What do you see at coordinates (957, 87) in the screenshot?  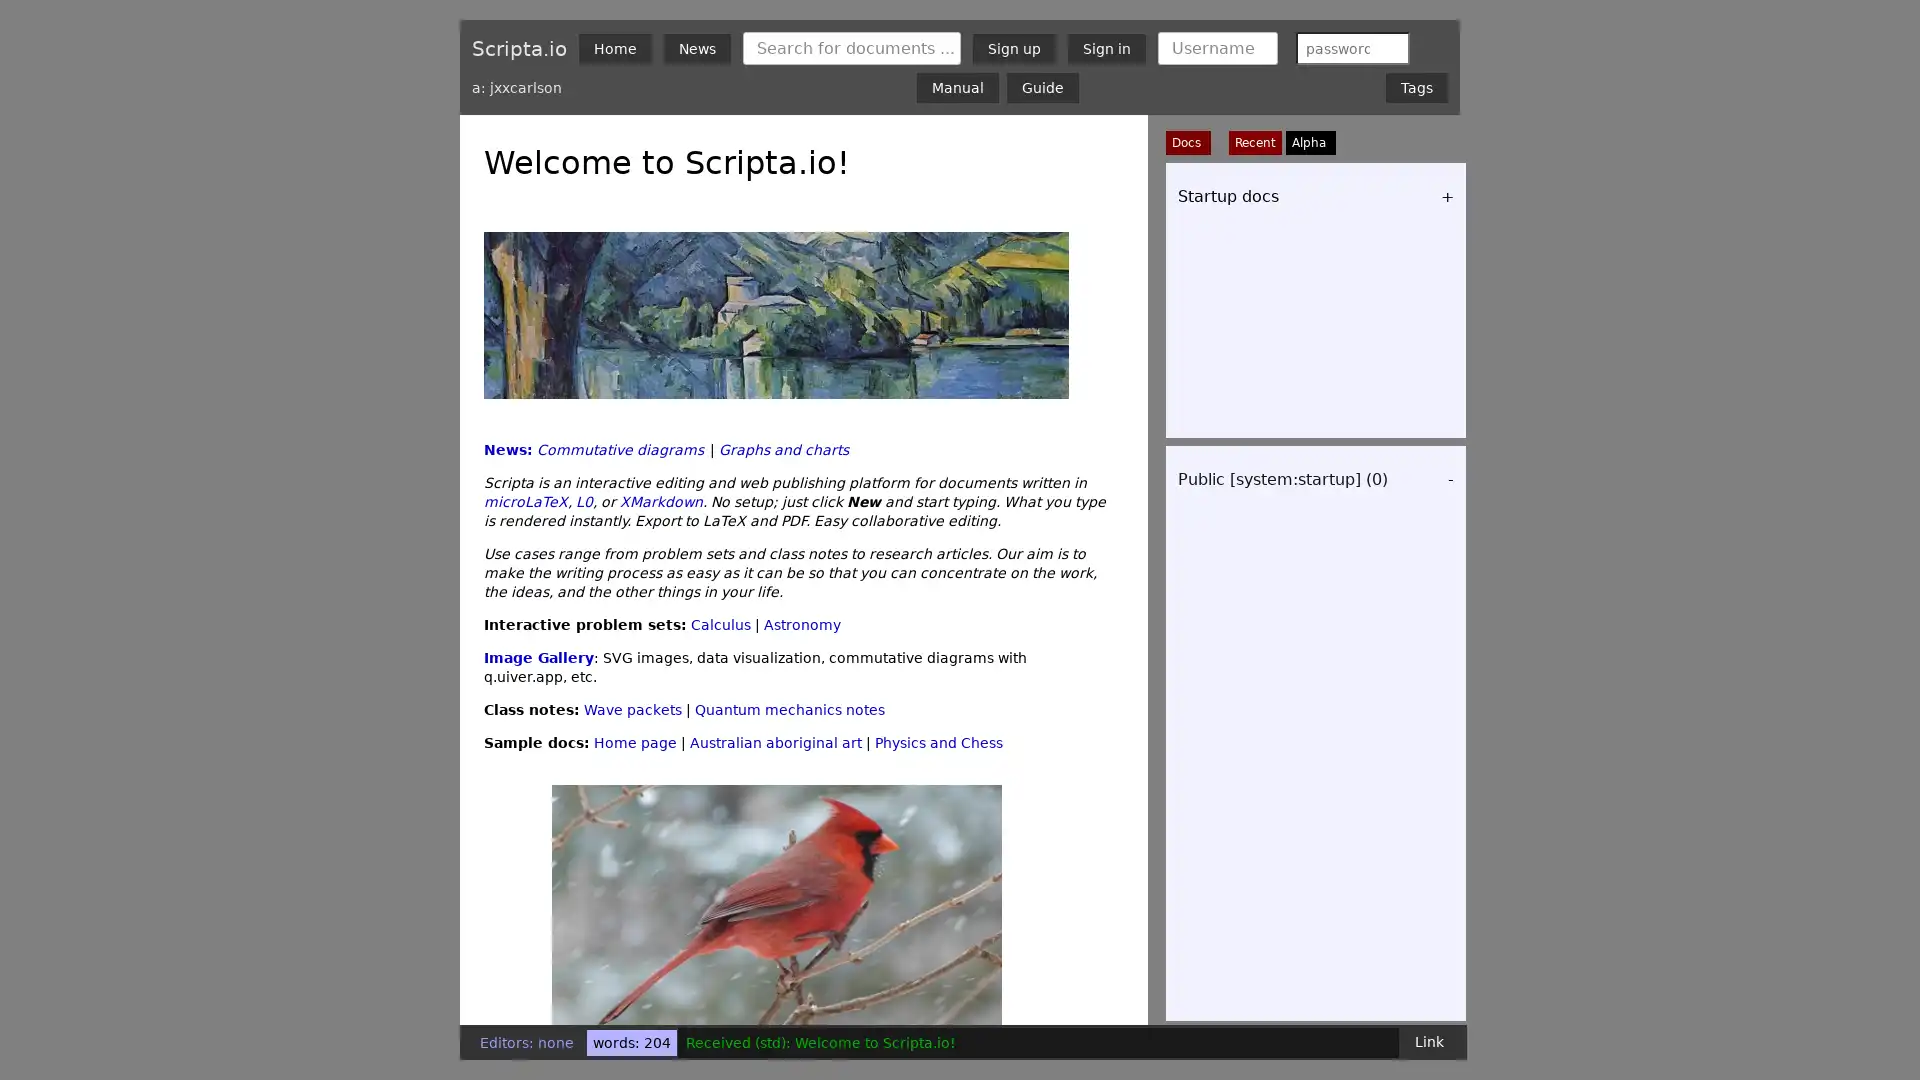 I see `Manual Manuals, templates, answers to common questions` at bounding box center [957, 87].